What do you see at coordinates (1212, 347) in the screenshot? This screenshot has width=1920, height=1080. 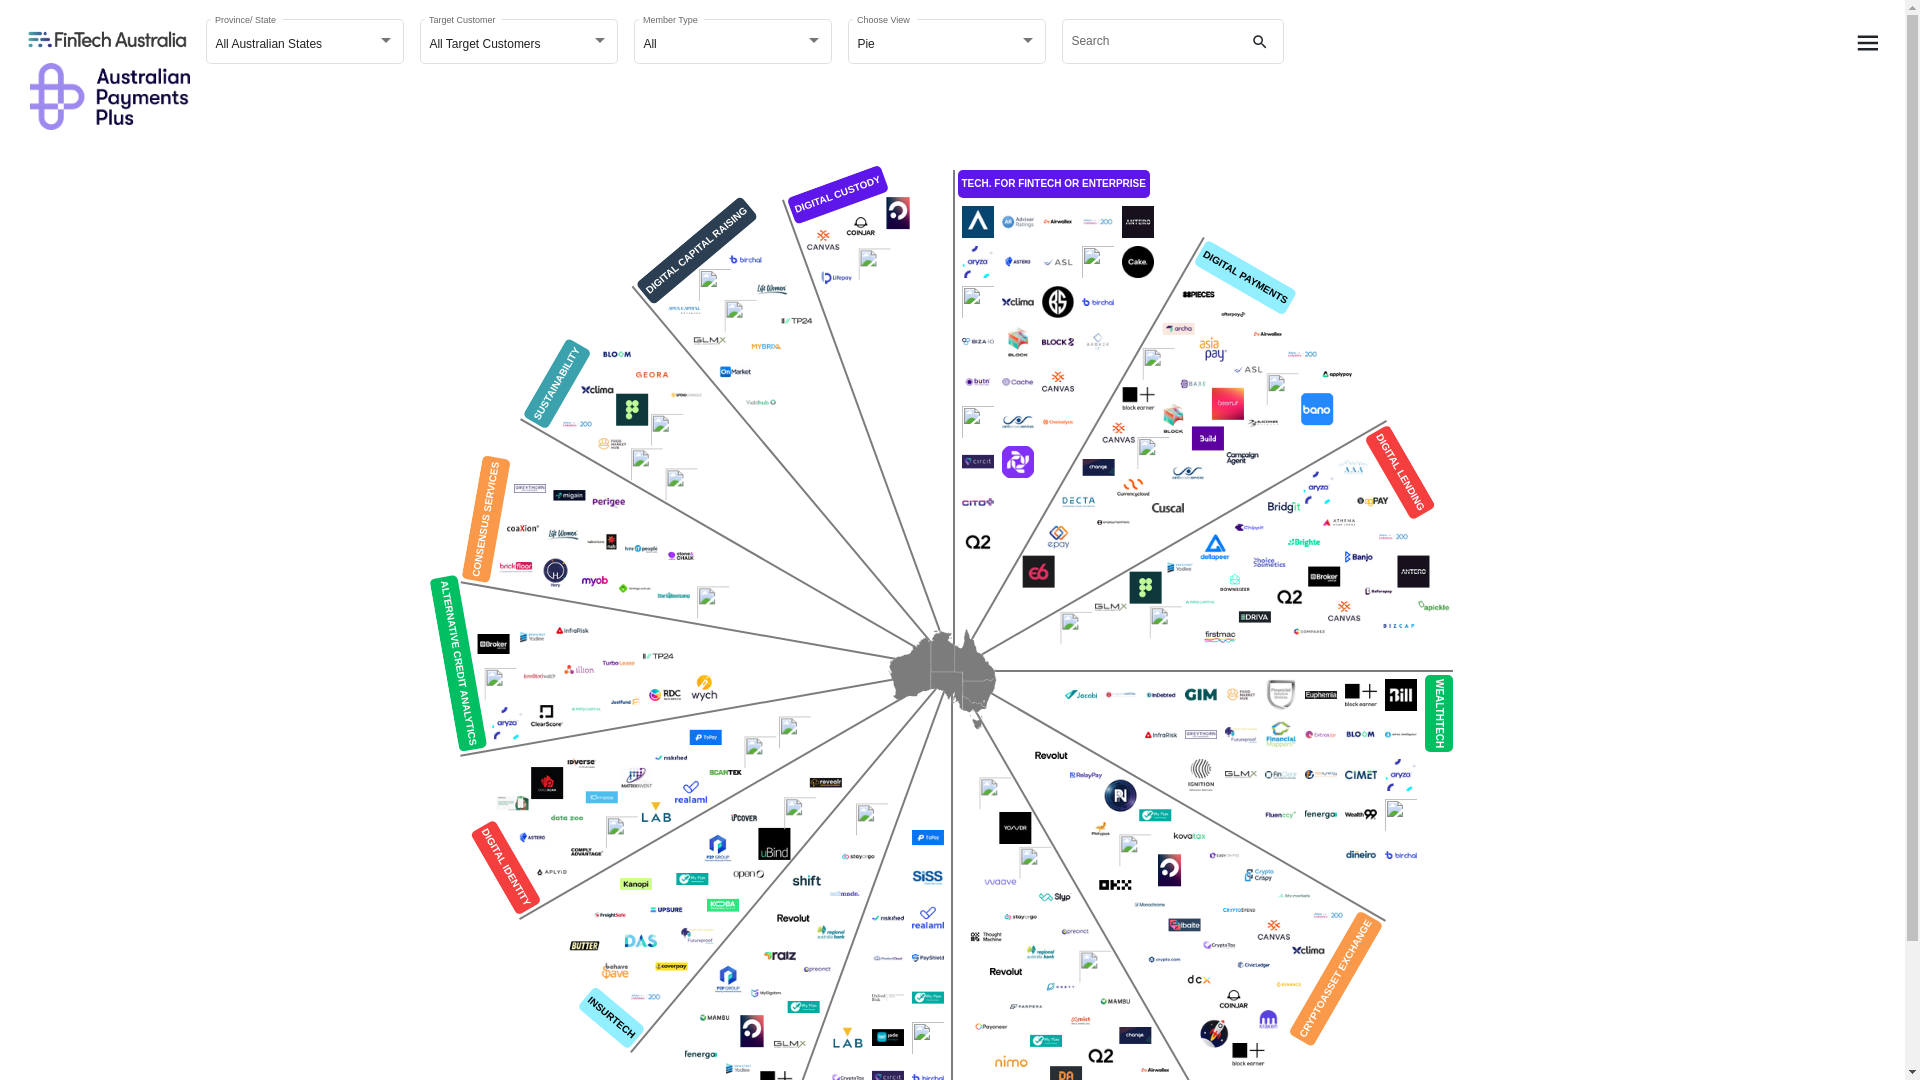 I see `'AsiaPay Australia'` at bounding box center [1212, 347].